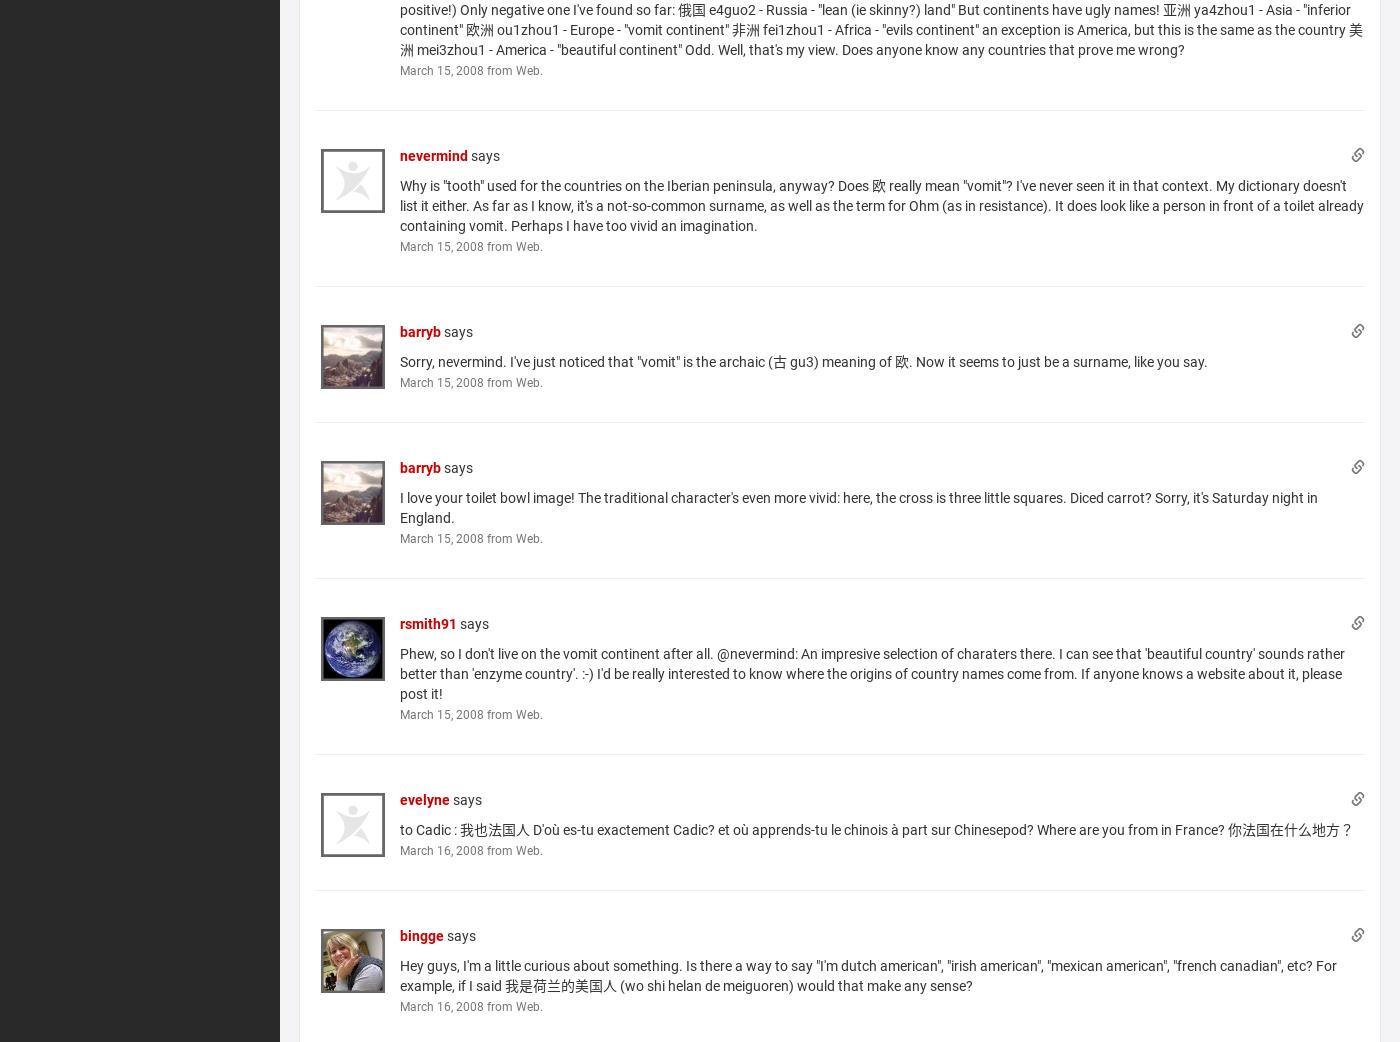 This screenshot has height=1042, width=1400. I want to click on 'Phew, so I don't live on the vomit continent after all.

@nevermind: An impresive selection of charaters there. I can see that 'beautiful country' sounds rather better than 'enzyme country'.  :-)

I'd be really interested to know where the origins of country names come from. If anyone knows a website about it, please post it!', so click(398, 673).